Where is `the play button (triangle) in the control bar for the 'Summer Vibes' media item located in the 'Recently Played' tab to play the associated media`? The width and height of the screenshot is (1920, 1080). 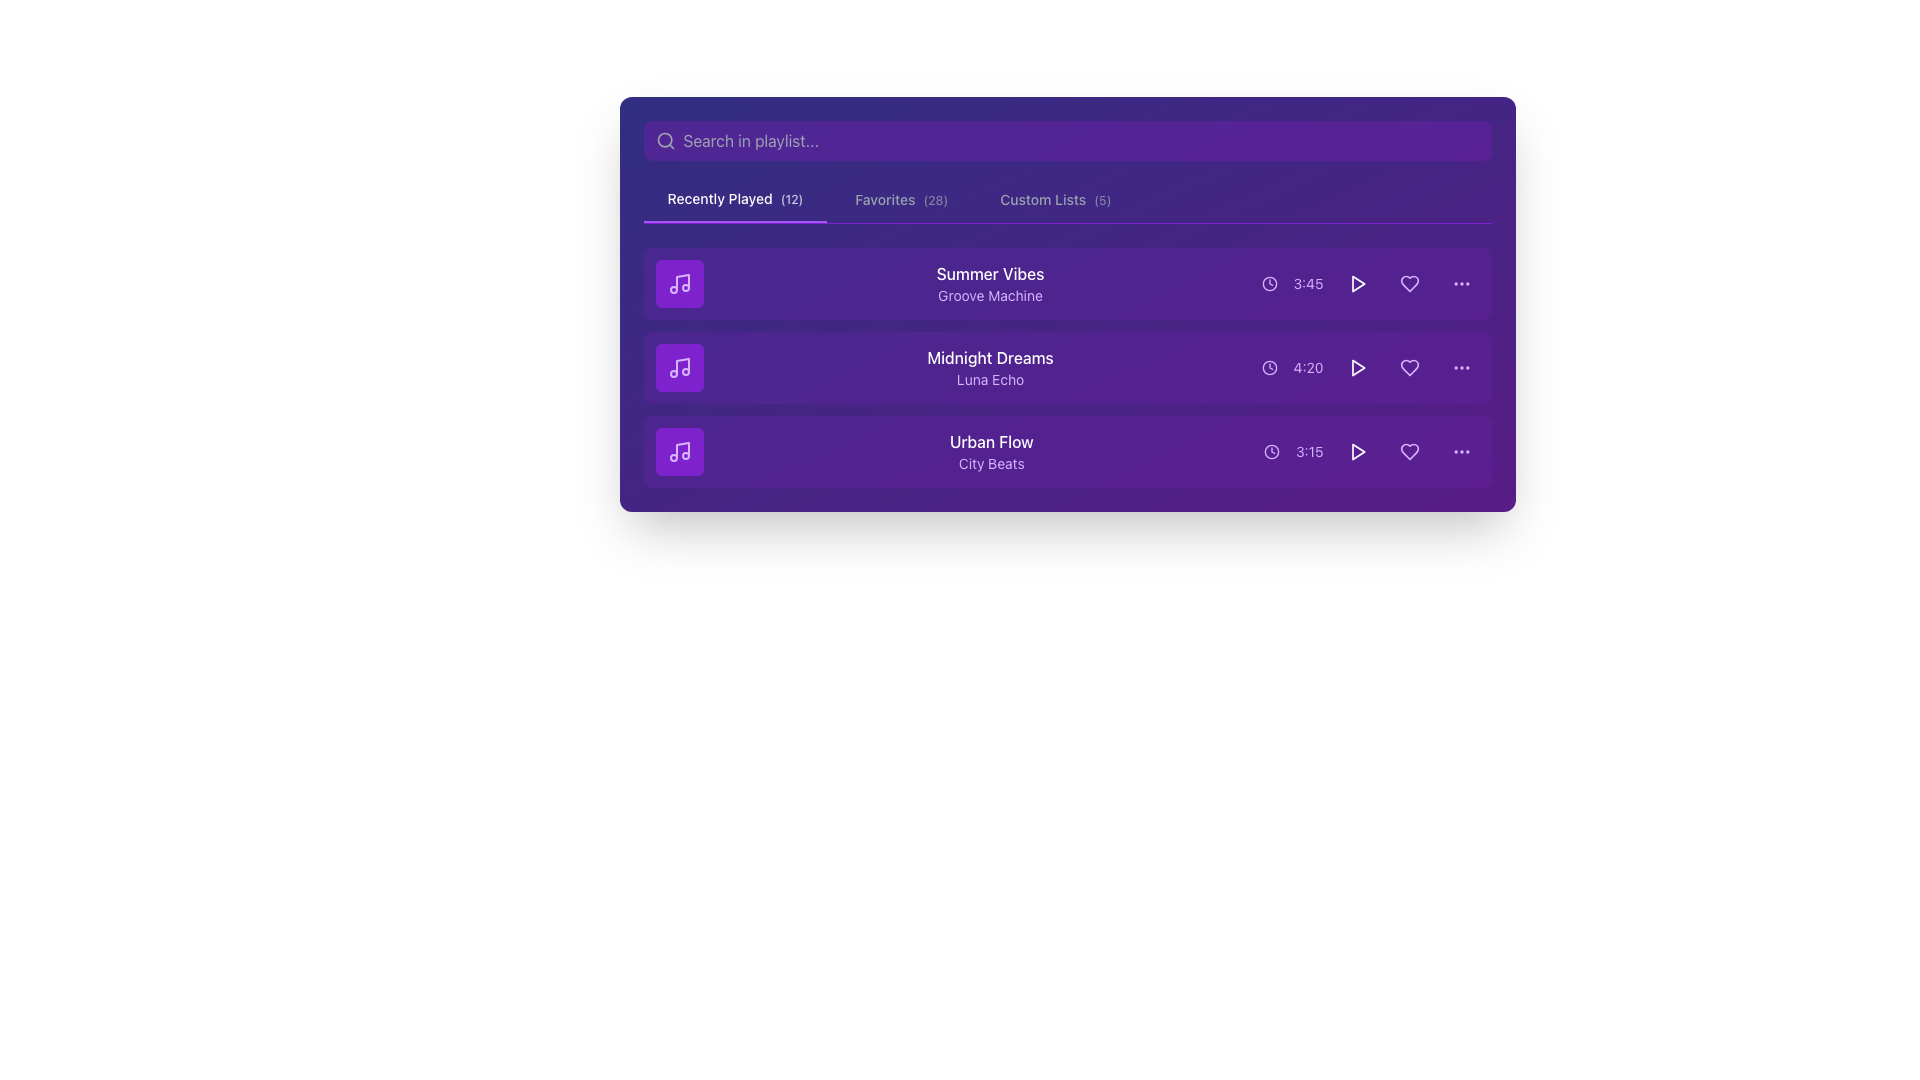 the play button (triangle) in the control bar for the 'Summer Vibes' media item located in the 'Recently Played' tab to play the associated media is located at coordinates (1358, 284).